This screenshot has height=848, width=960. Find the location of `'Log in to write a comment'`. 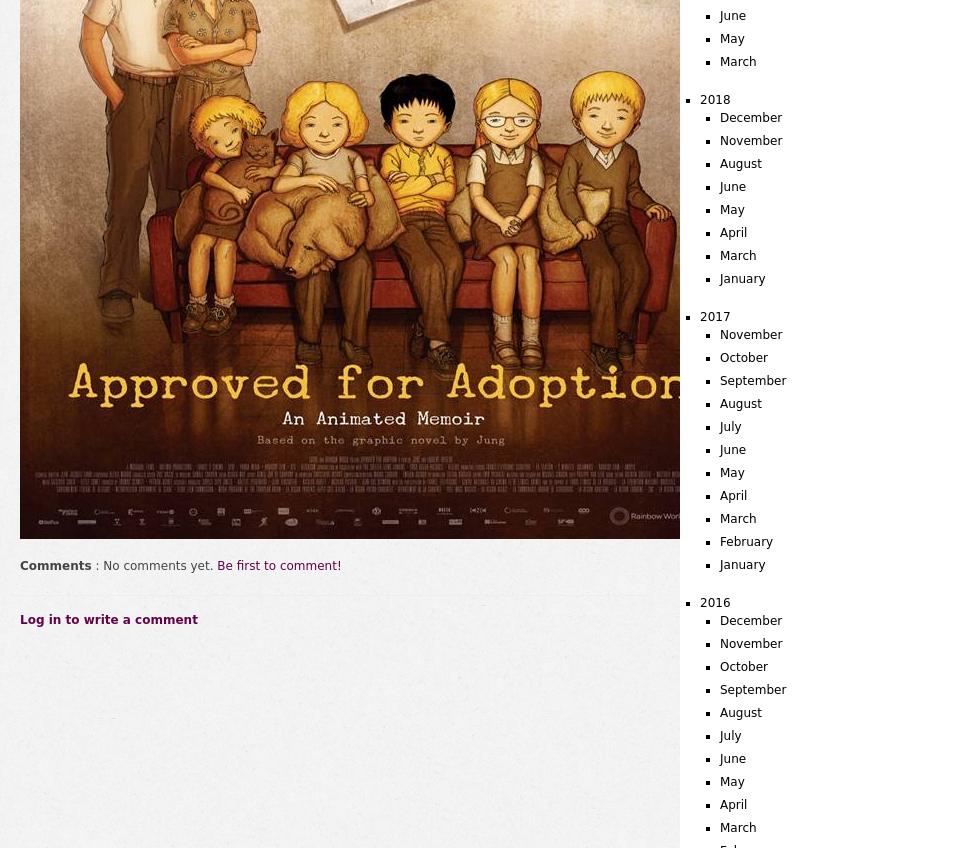

'Log in to write a comment' is located at coordinates (108, 619).